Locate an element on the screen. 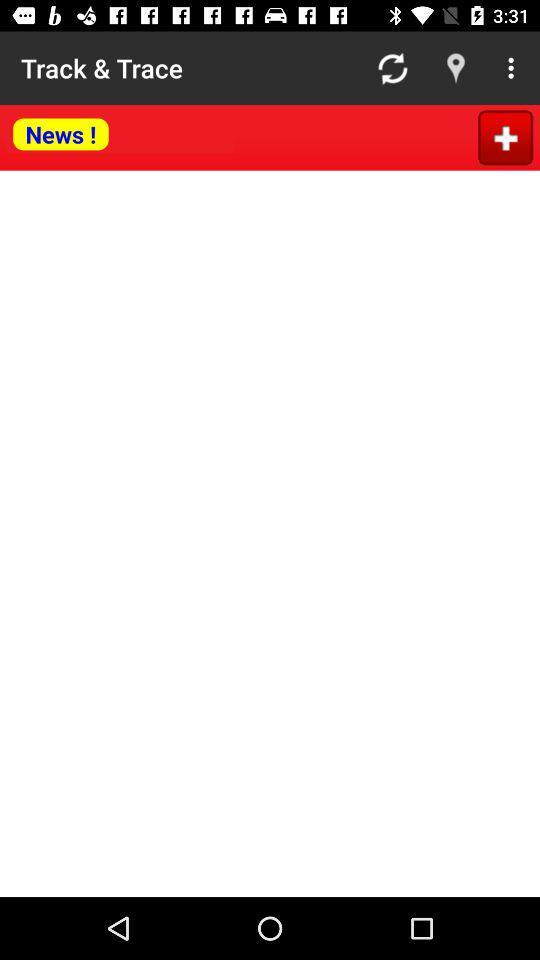 The width and height of the screenshot is (540, 960). a news is located at coordinates (504, 136).